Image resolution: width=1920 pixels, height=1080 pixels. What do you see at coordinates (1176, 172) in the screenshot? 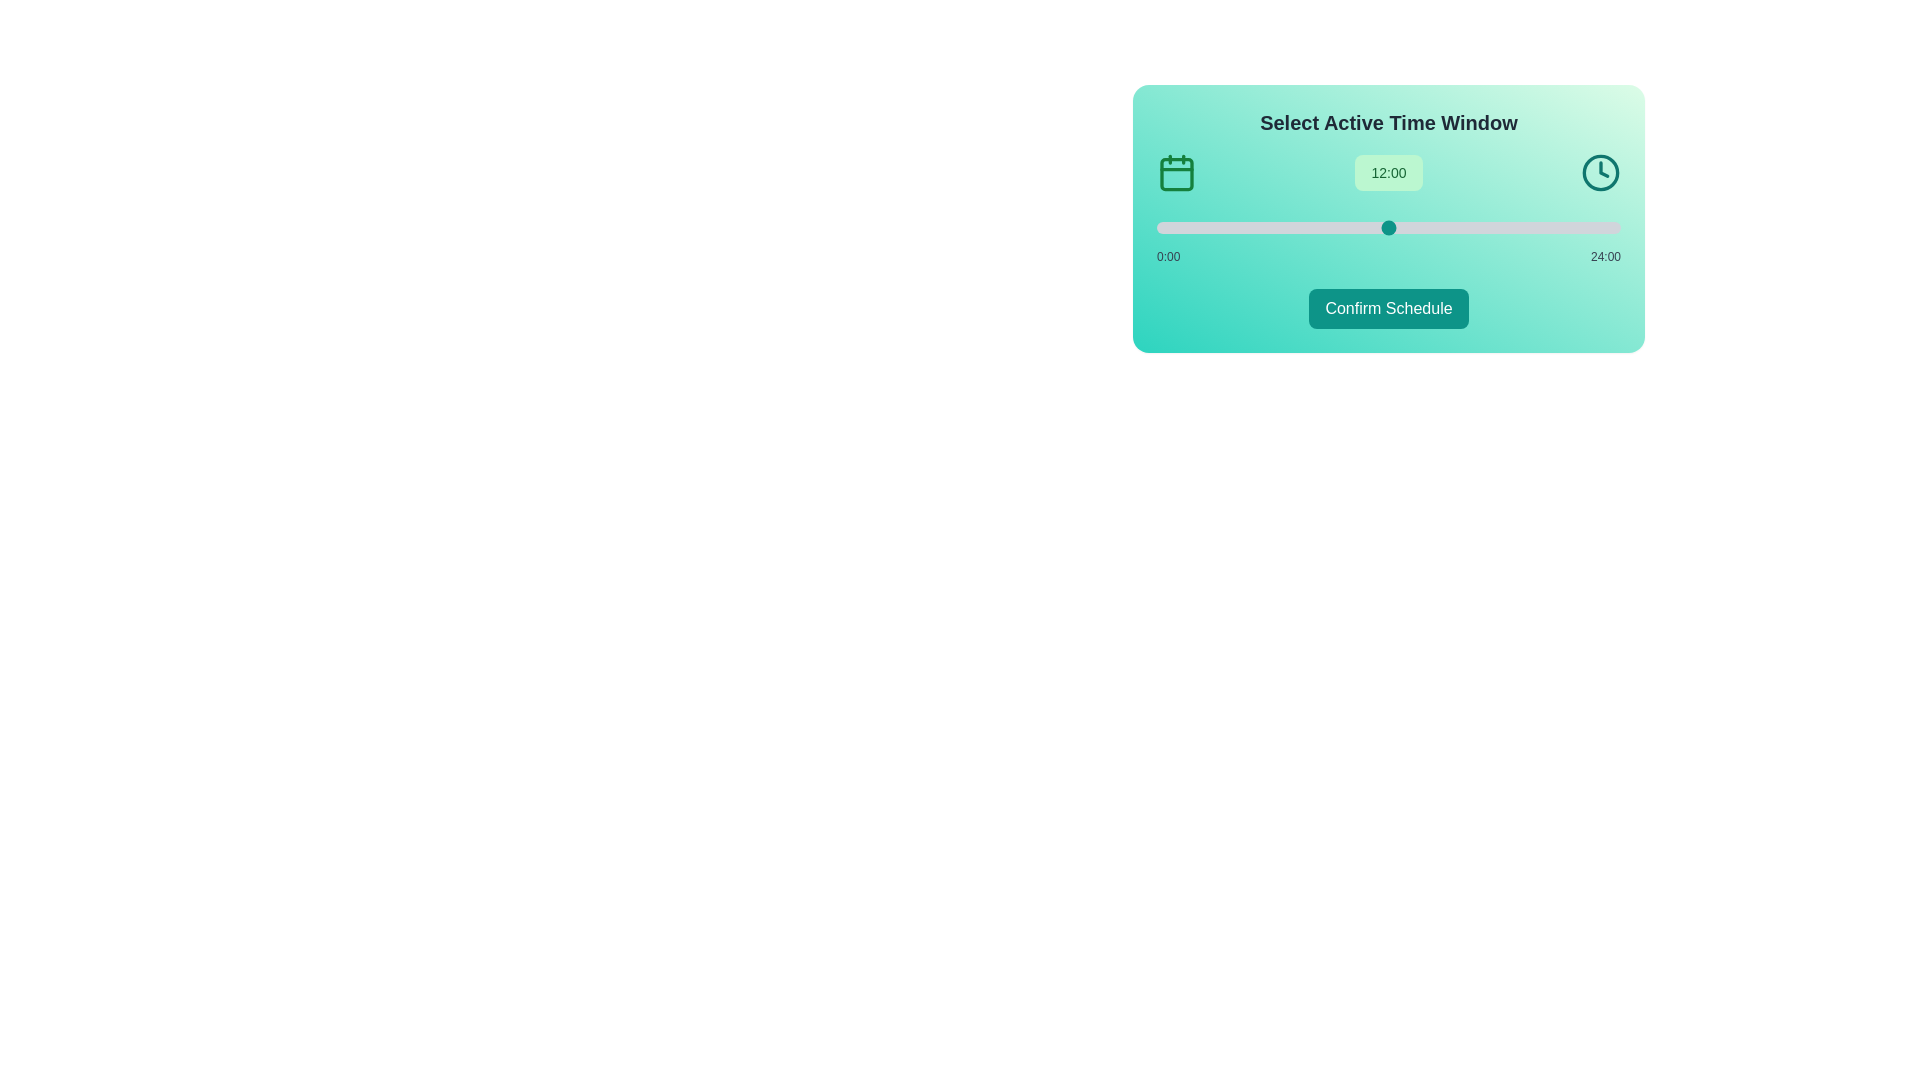
I see `the calendar icon to explore its functionality` at bounding box center [1176, 172].